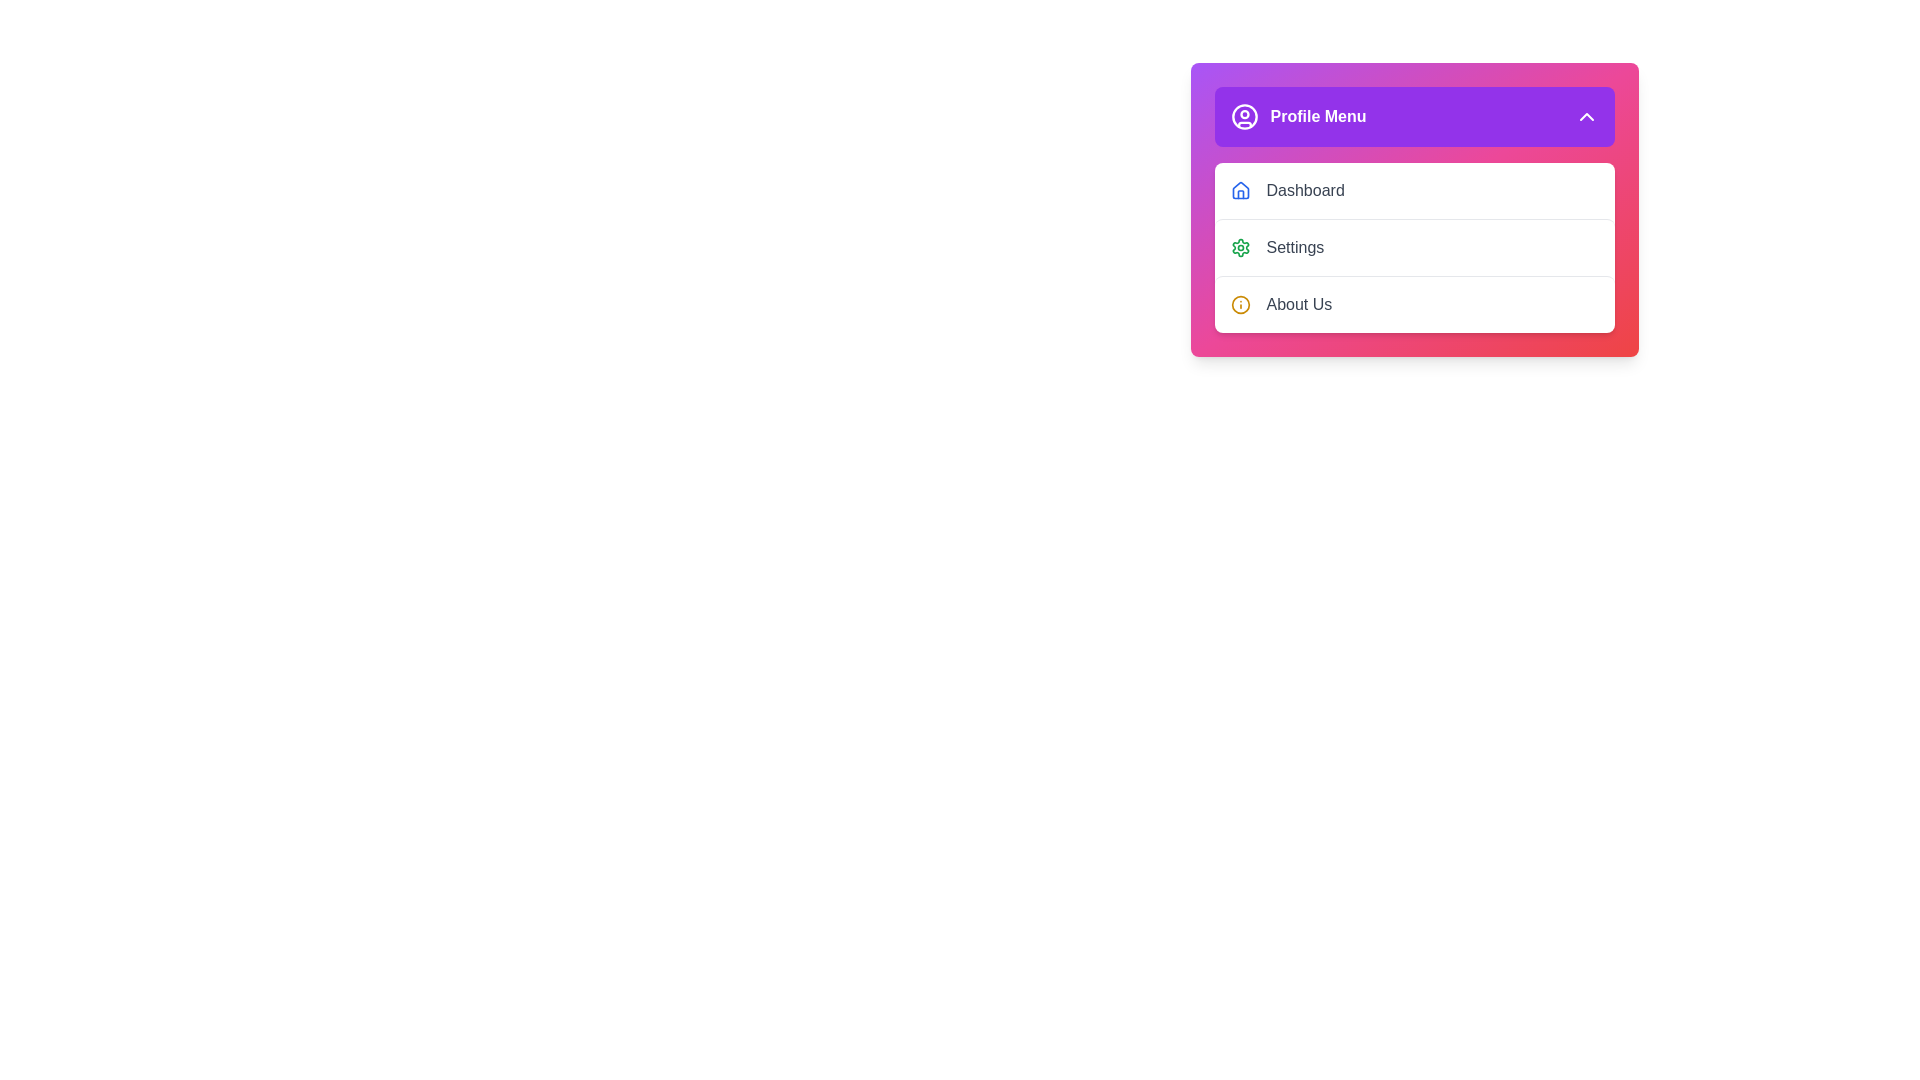 The height and width of the screenshot is (1080, 1920). What do you see at coordinates (1413, 116) in the screenshot?
I see `the 'Profile Menu' button to toggle the visibility of the menu` at bounding box center [1413, 116].